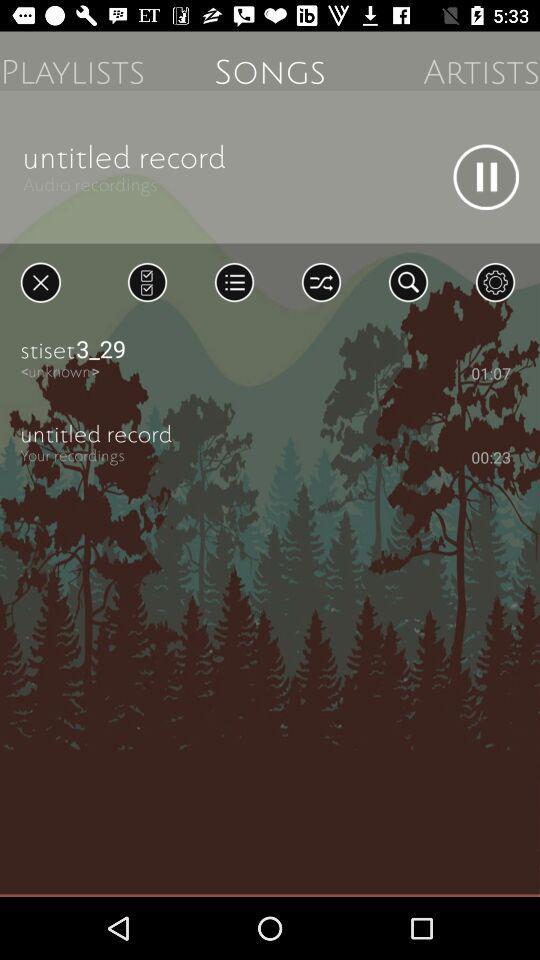 Image resolution: width=540 pixels, height=960 pixels. Describe the element at coordinates (485, 176) in the screenshot. I see `the pause icon` at that location.